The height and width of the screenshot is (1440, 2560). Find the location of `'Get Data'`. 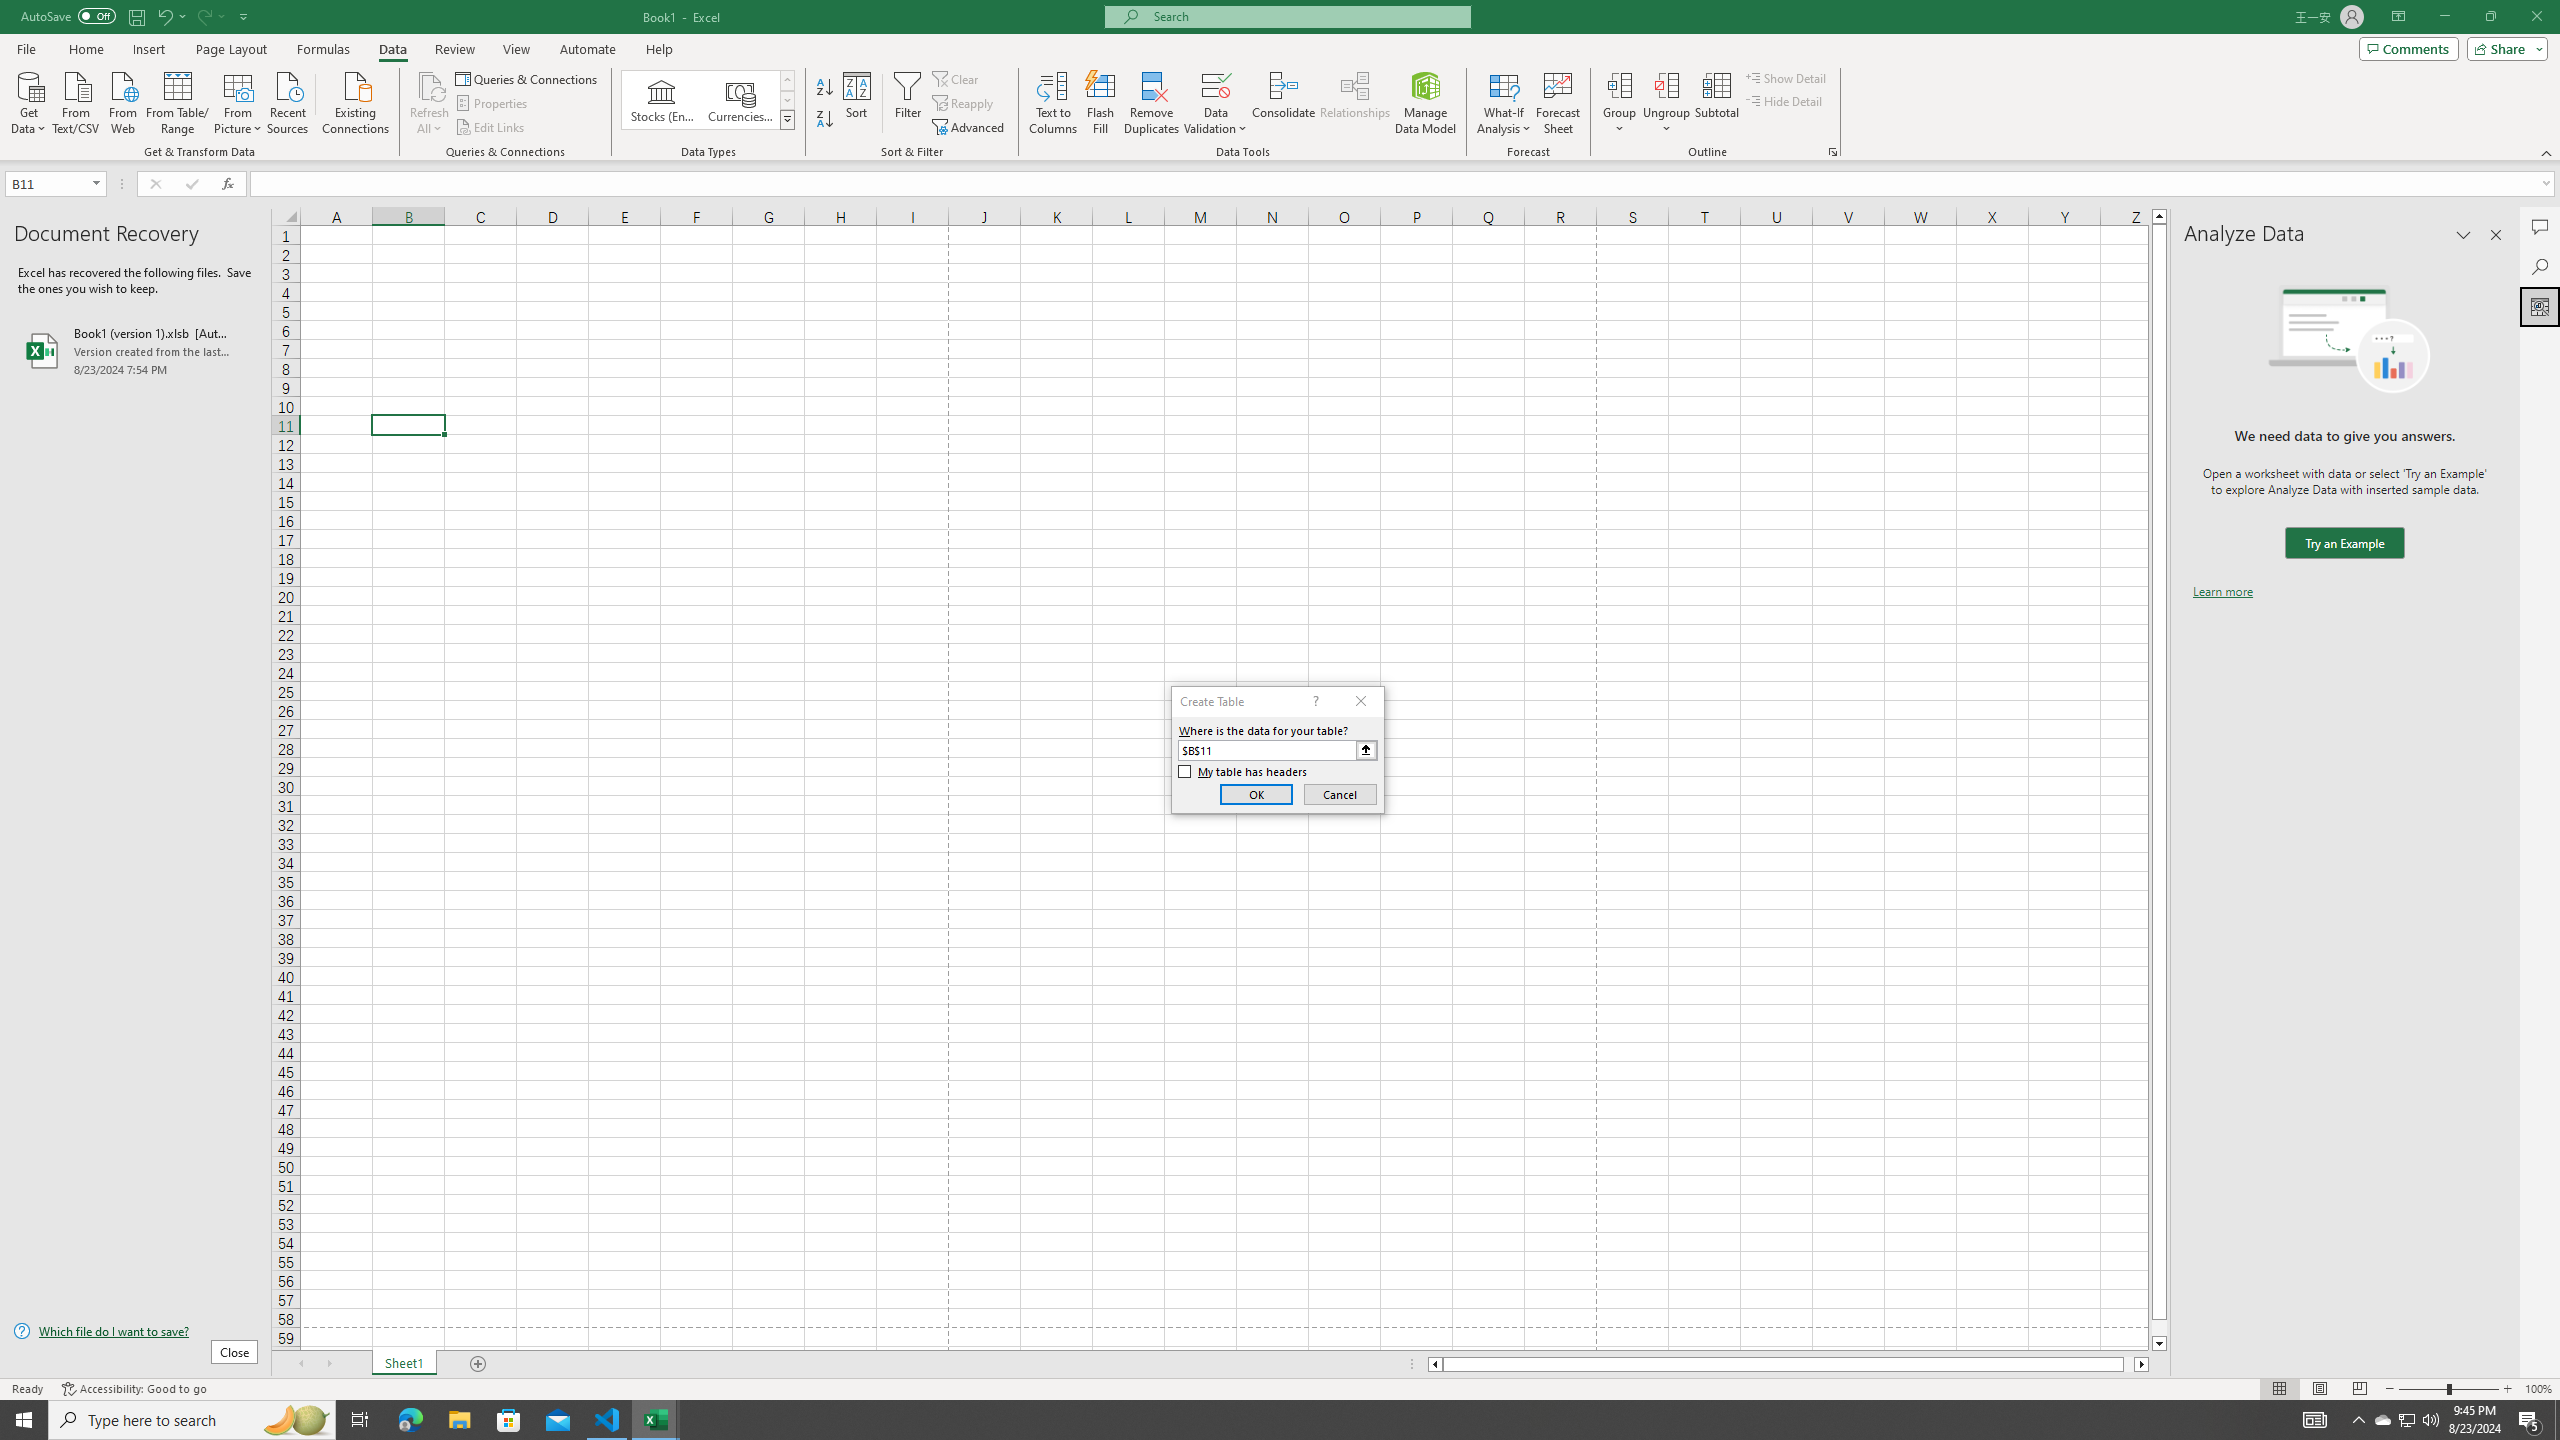

'Get Data' is located at coordinates (28, 100).